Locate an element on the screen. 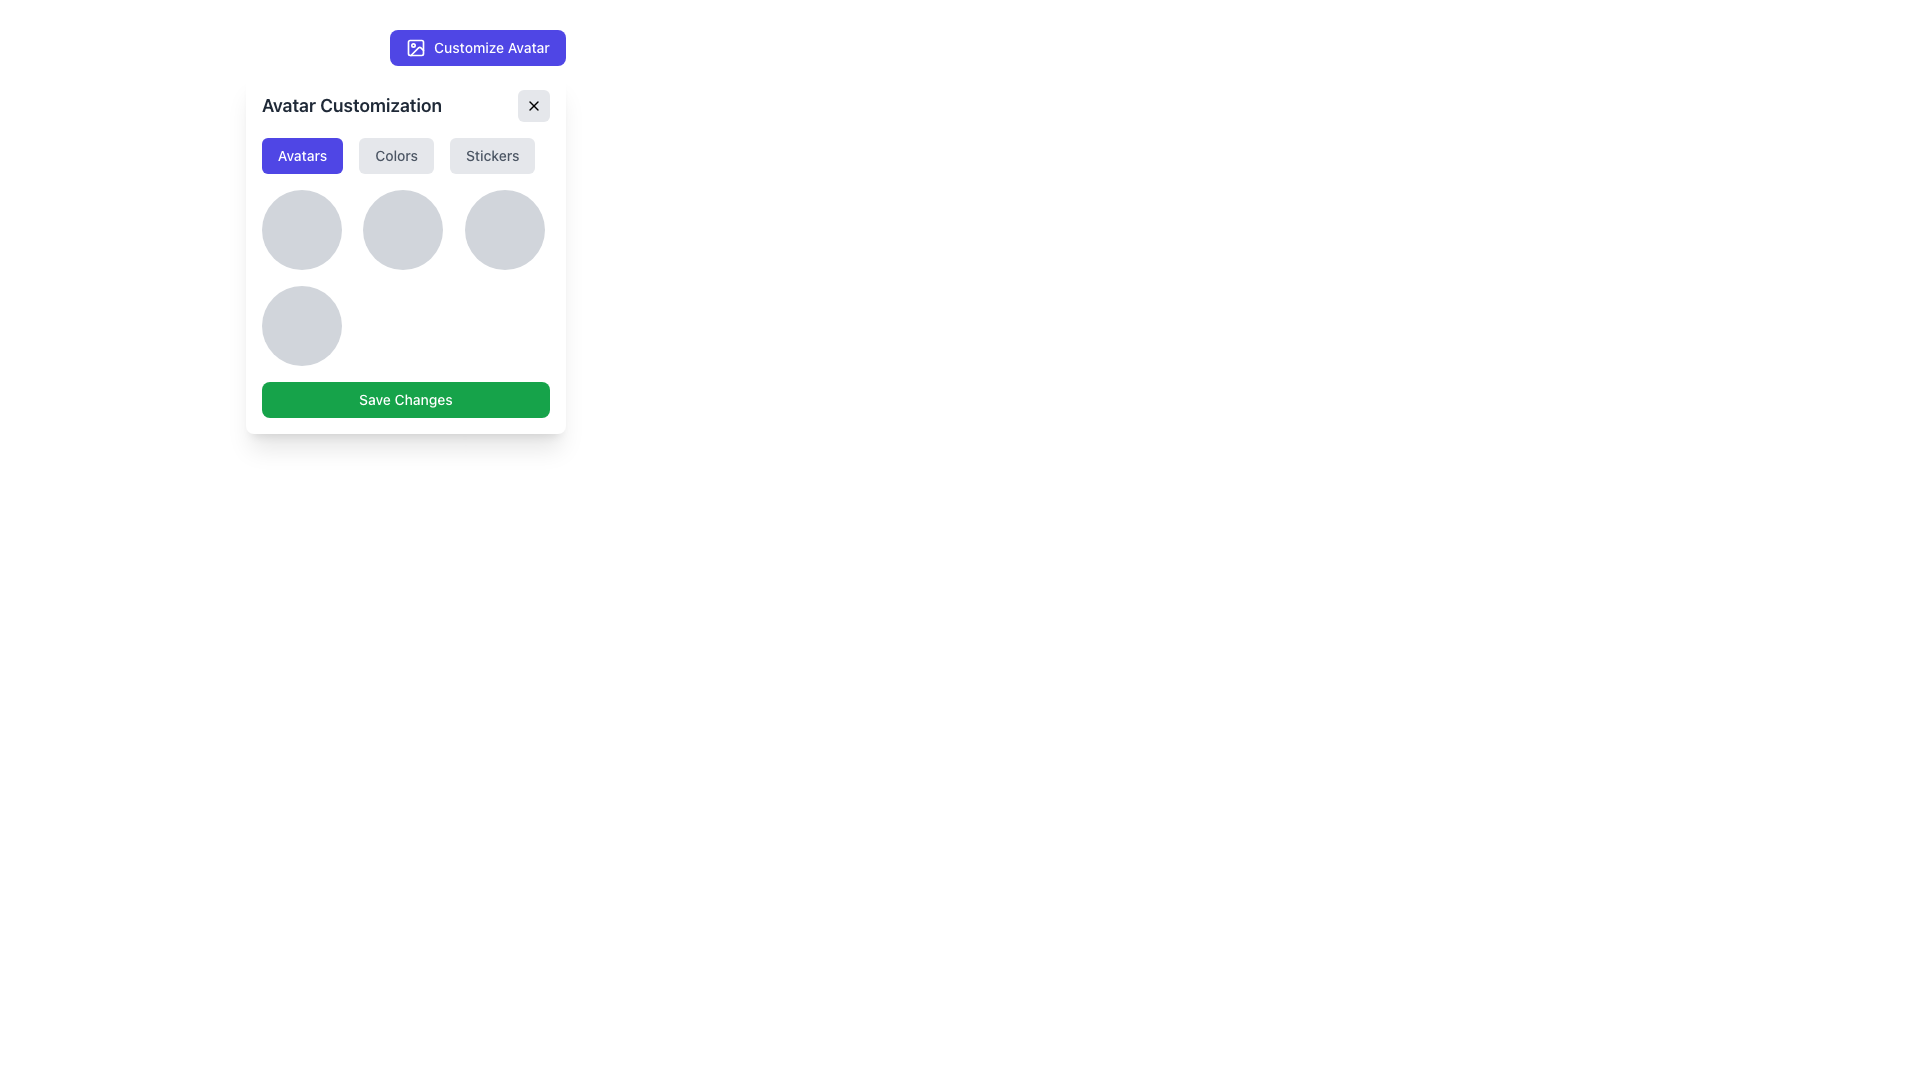 Image resolution: width=1920 pixels, height=1080 pixels. the circular button with a black 'X' icon located at the top-right corner of the 'Avatar Customization' panel is located at coordinates (533, 105).